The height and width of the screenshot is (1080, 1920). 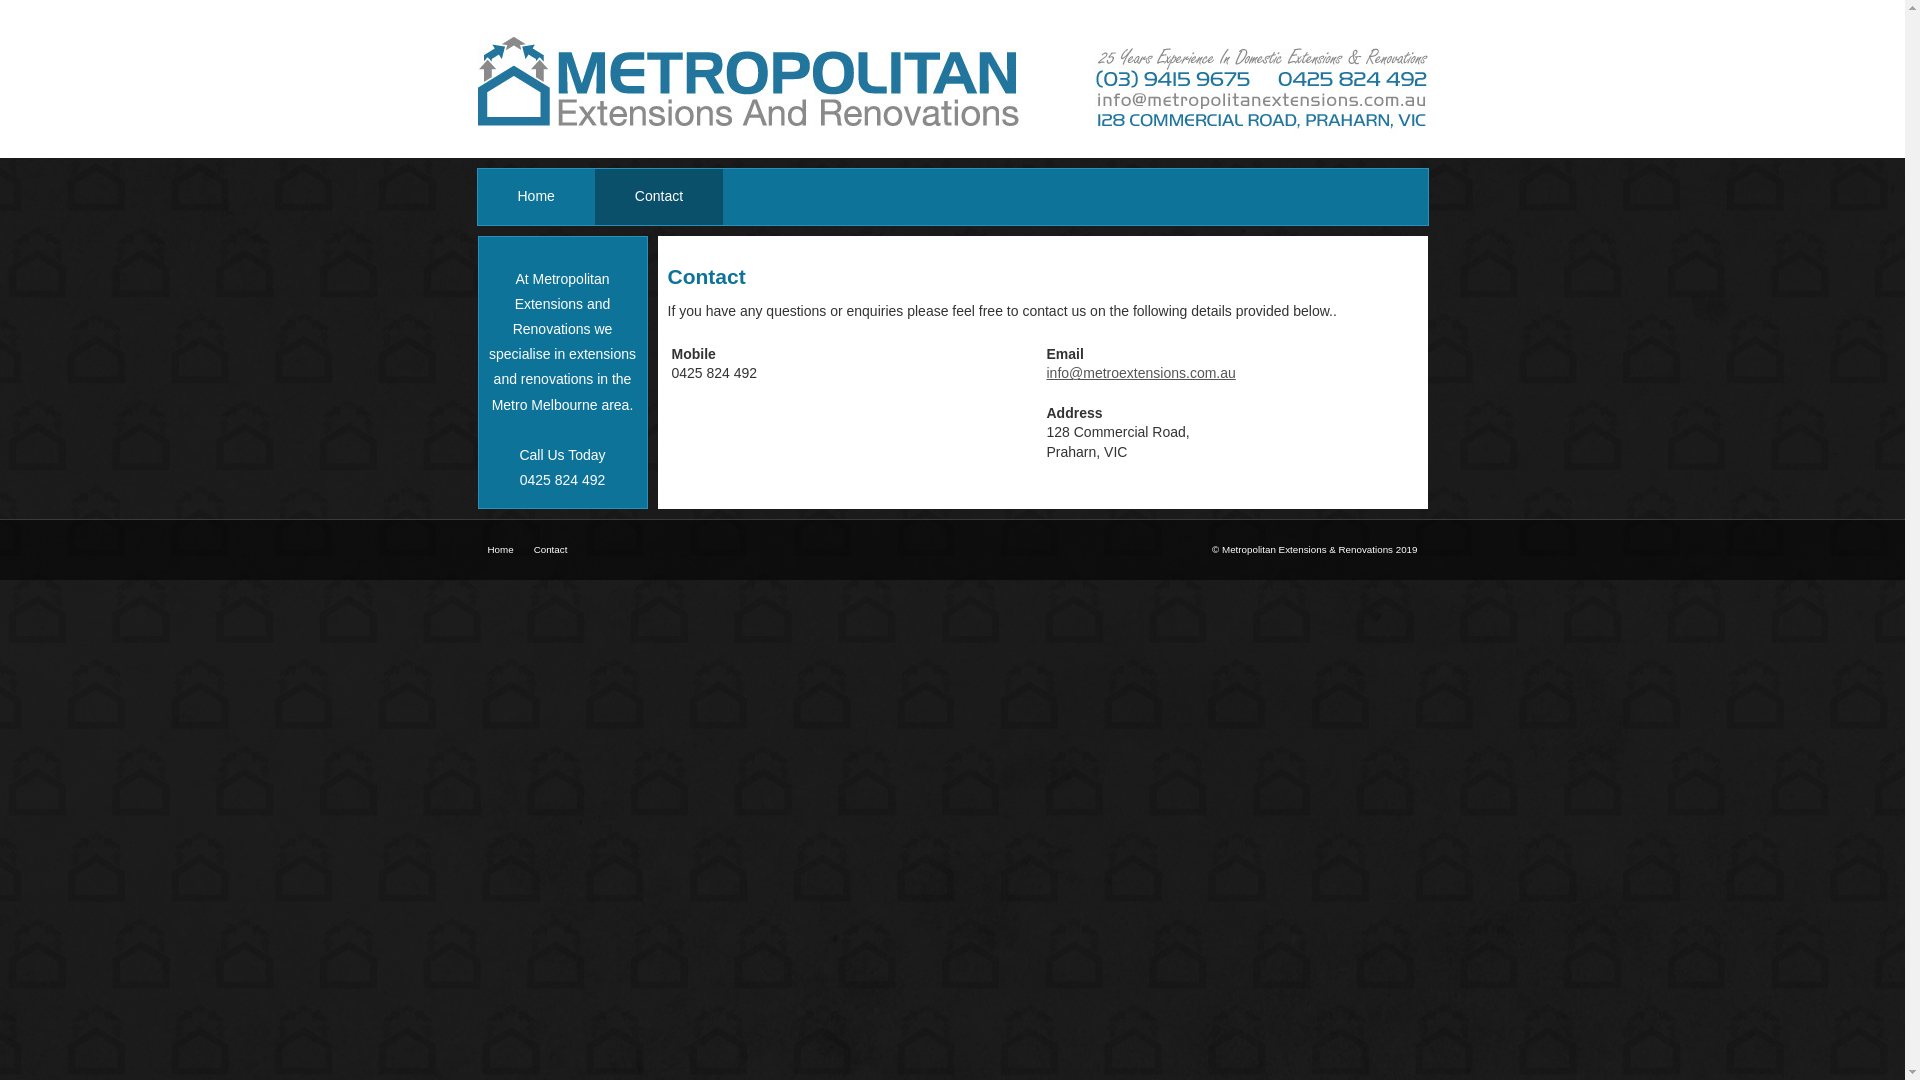 What do you see at coordinates (1140, 373) in the screenshot?
I see `'info@metroextensions.com.au'` at bounding box center [1140, 373].